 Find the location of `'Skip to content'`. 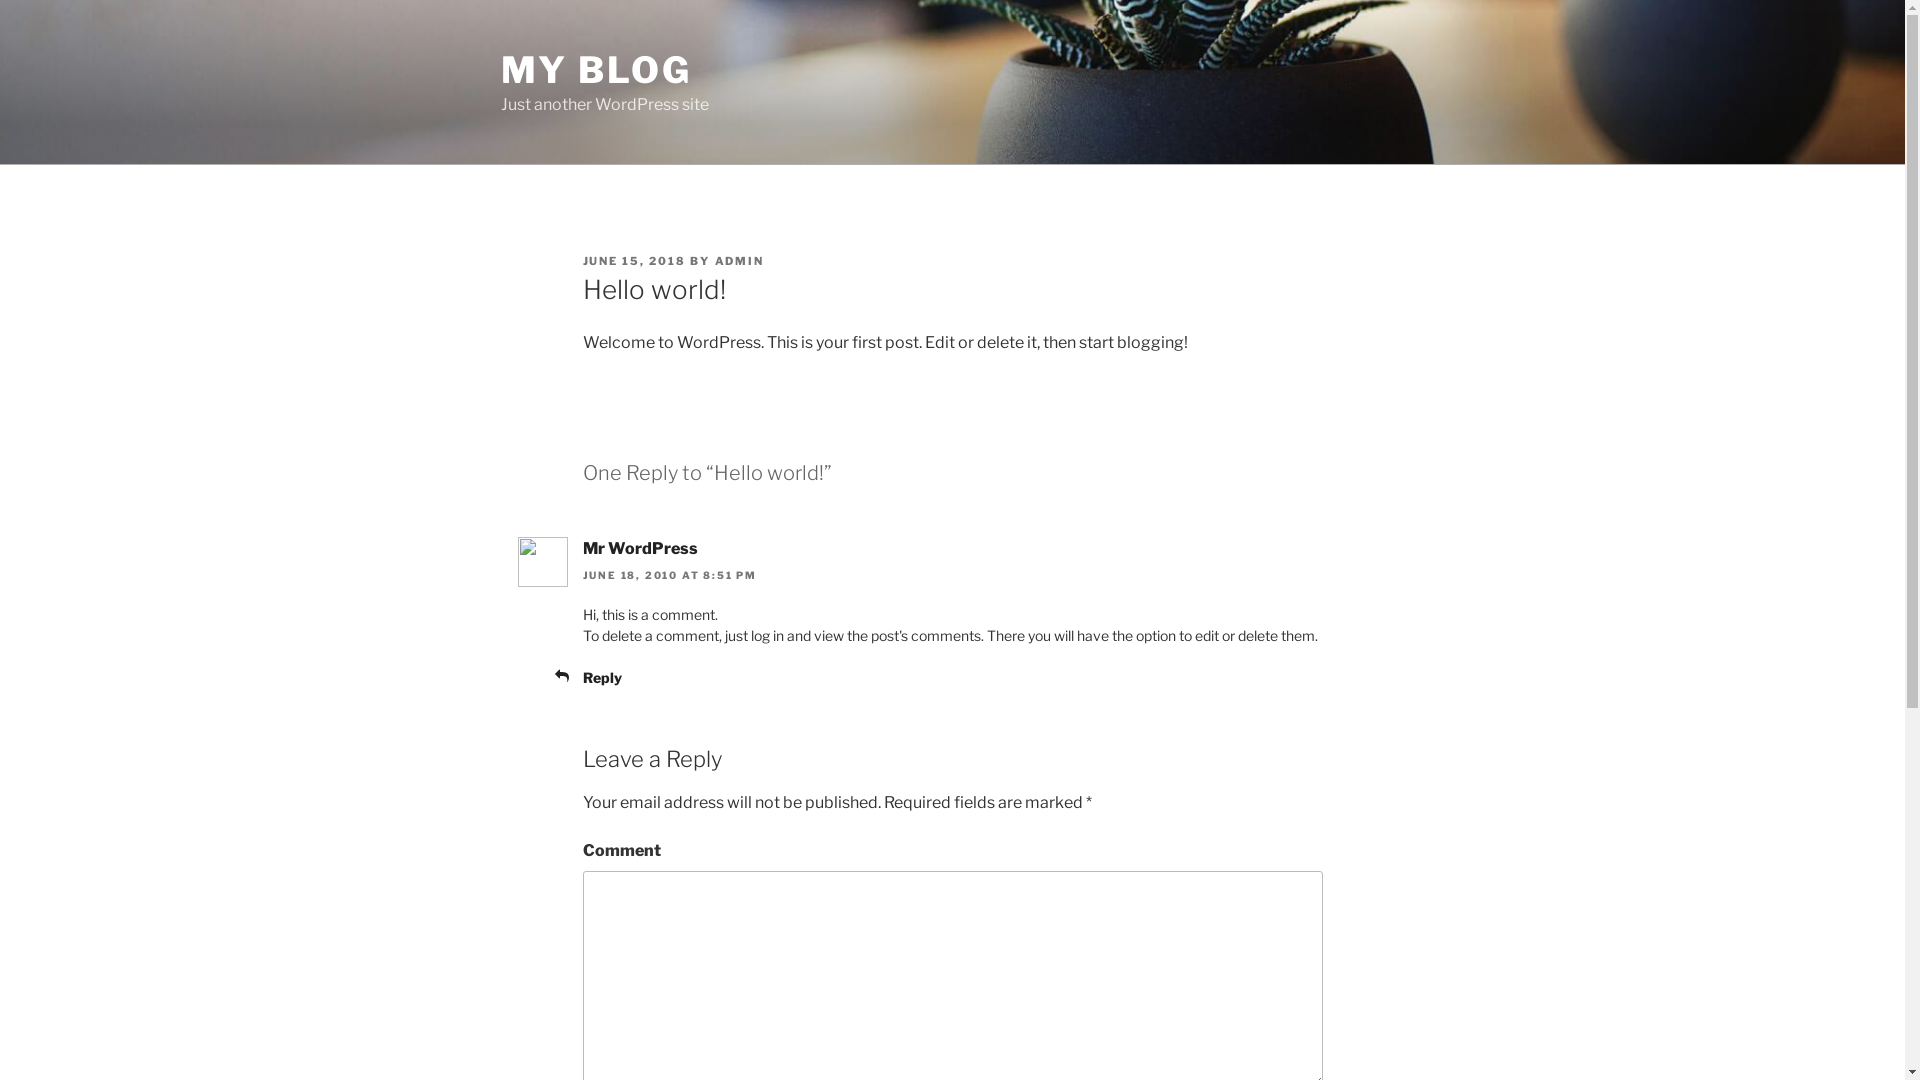

'Skip to content' is located at coordinates (0, 0).